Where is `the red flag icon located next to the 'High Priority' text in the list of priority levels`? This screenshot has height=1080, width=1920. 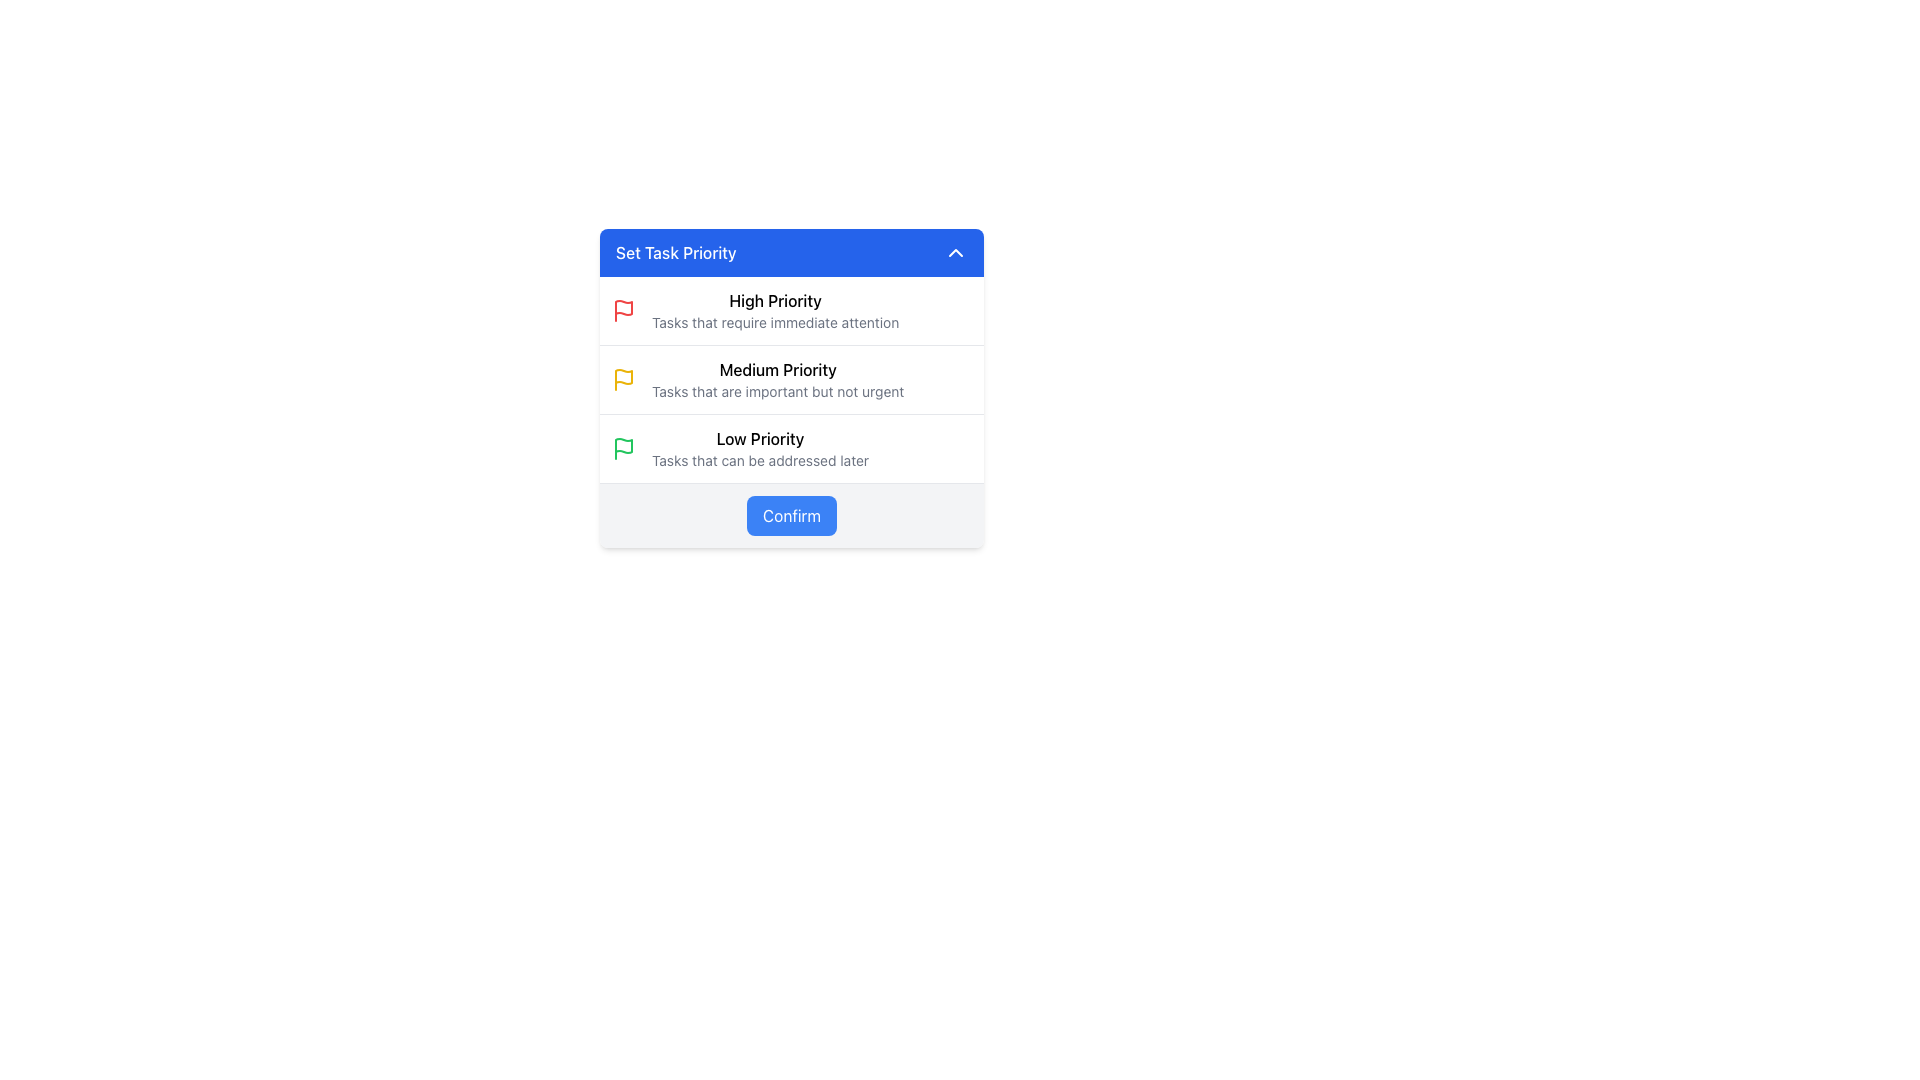 the red flag icon located next to the 'High Priority' text in the list of priority levels is located at coordinates (623, 311).